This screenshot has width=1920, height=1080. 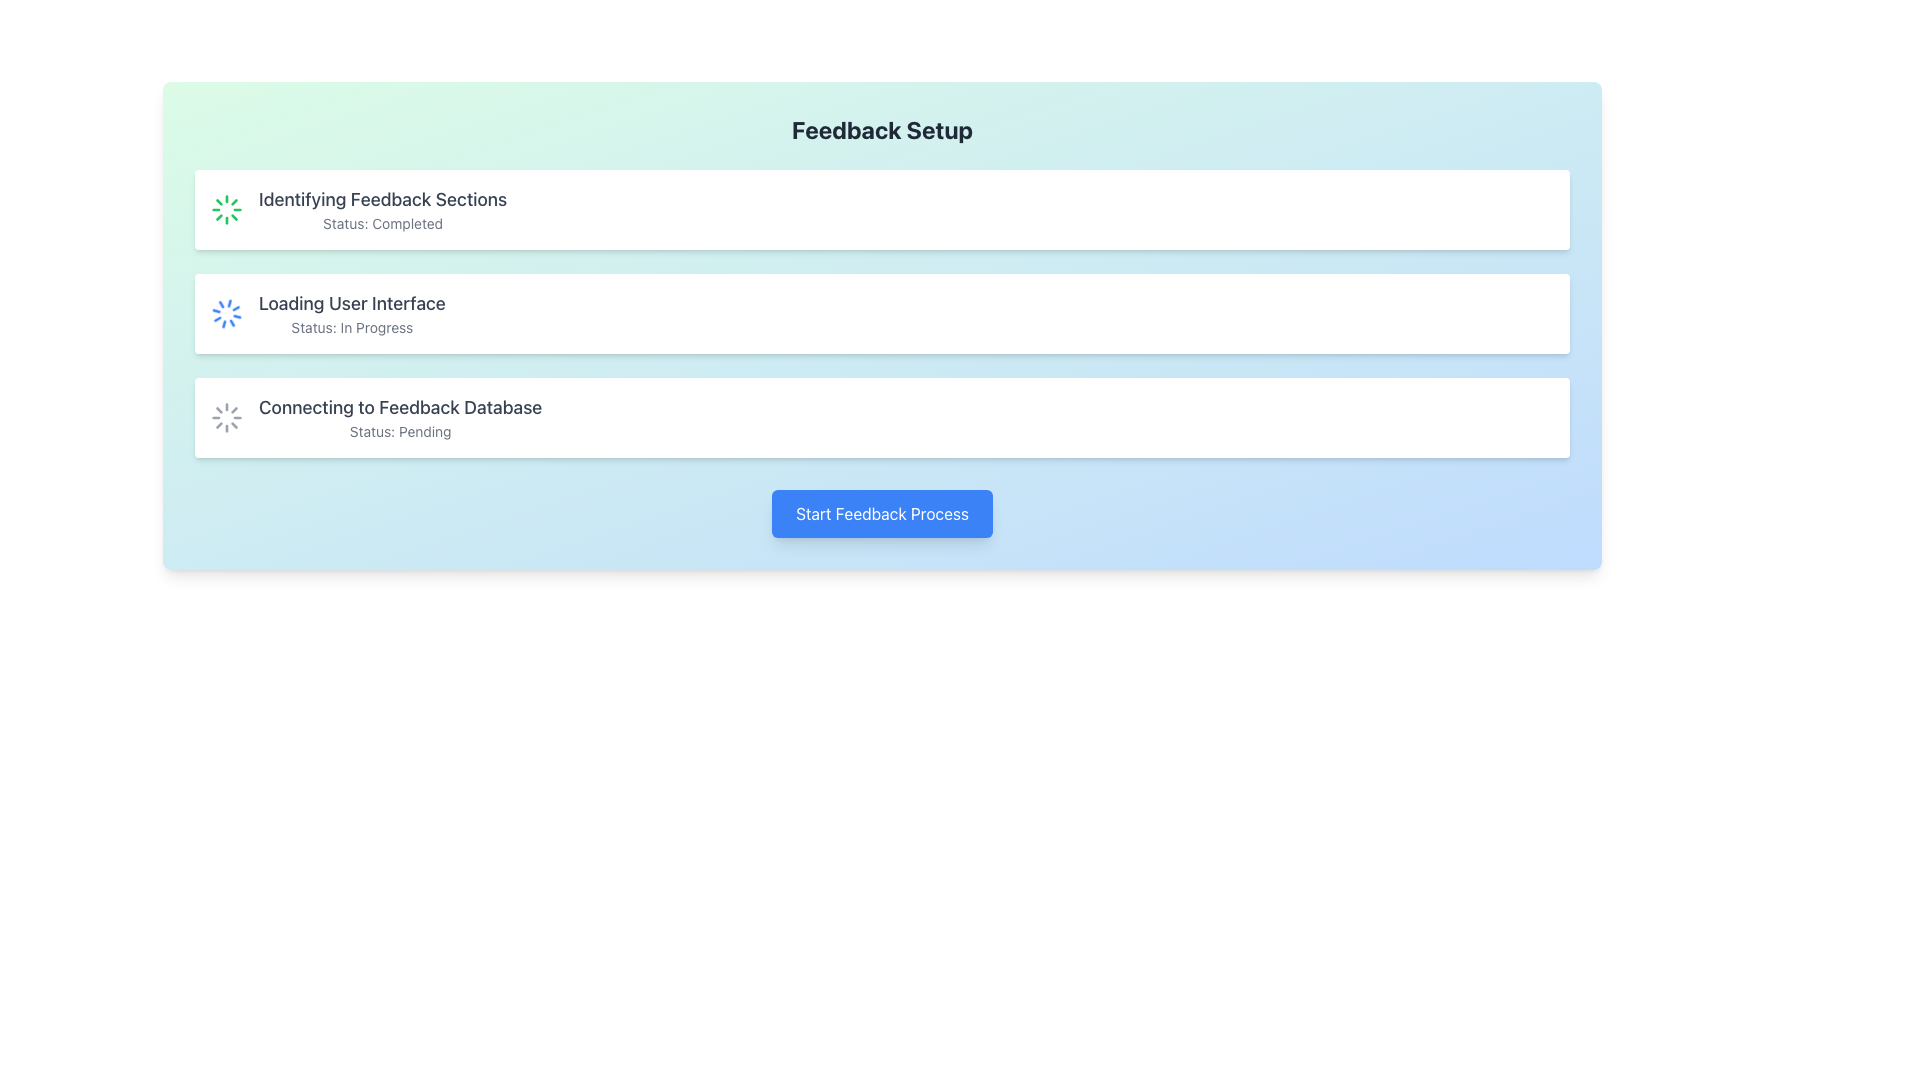 I want to click on the gray spinner icon located to the left of the text 'Connecting to Feedback Database' in the bottom card of the three vertically displayed cards, so click(x=226, y=416).